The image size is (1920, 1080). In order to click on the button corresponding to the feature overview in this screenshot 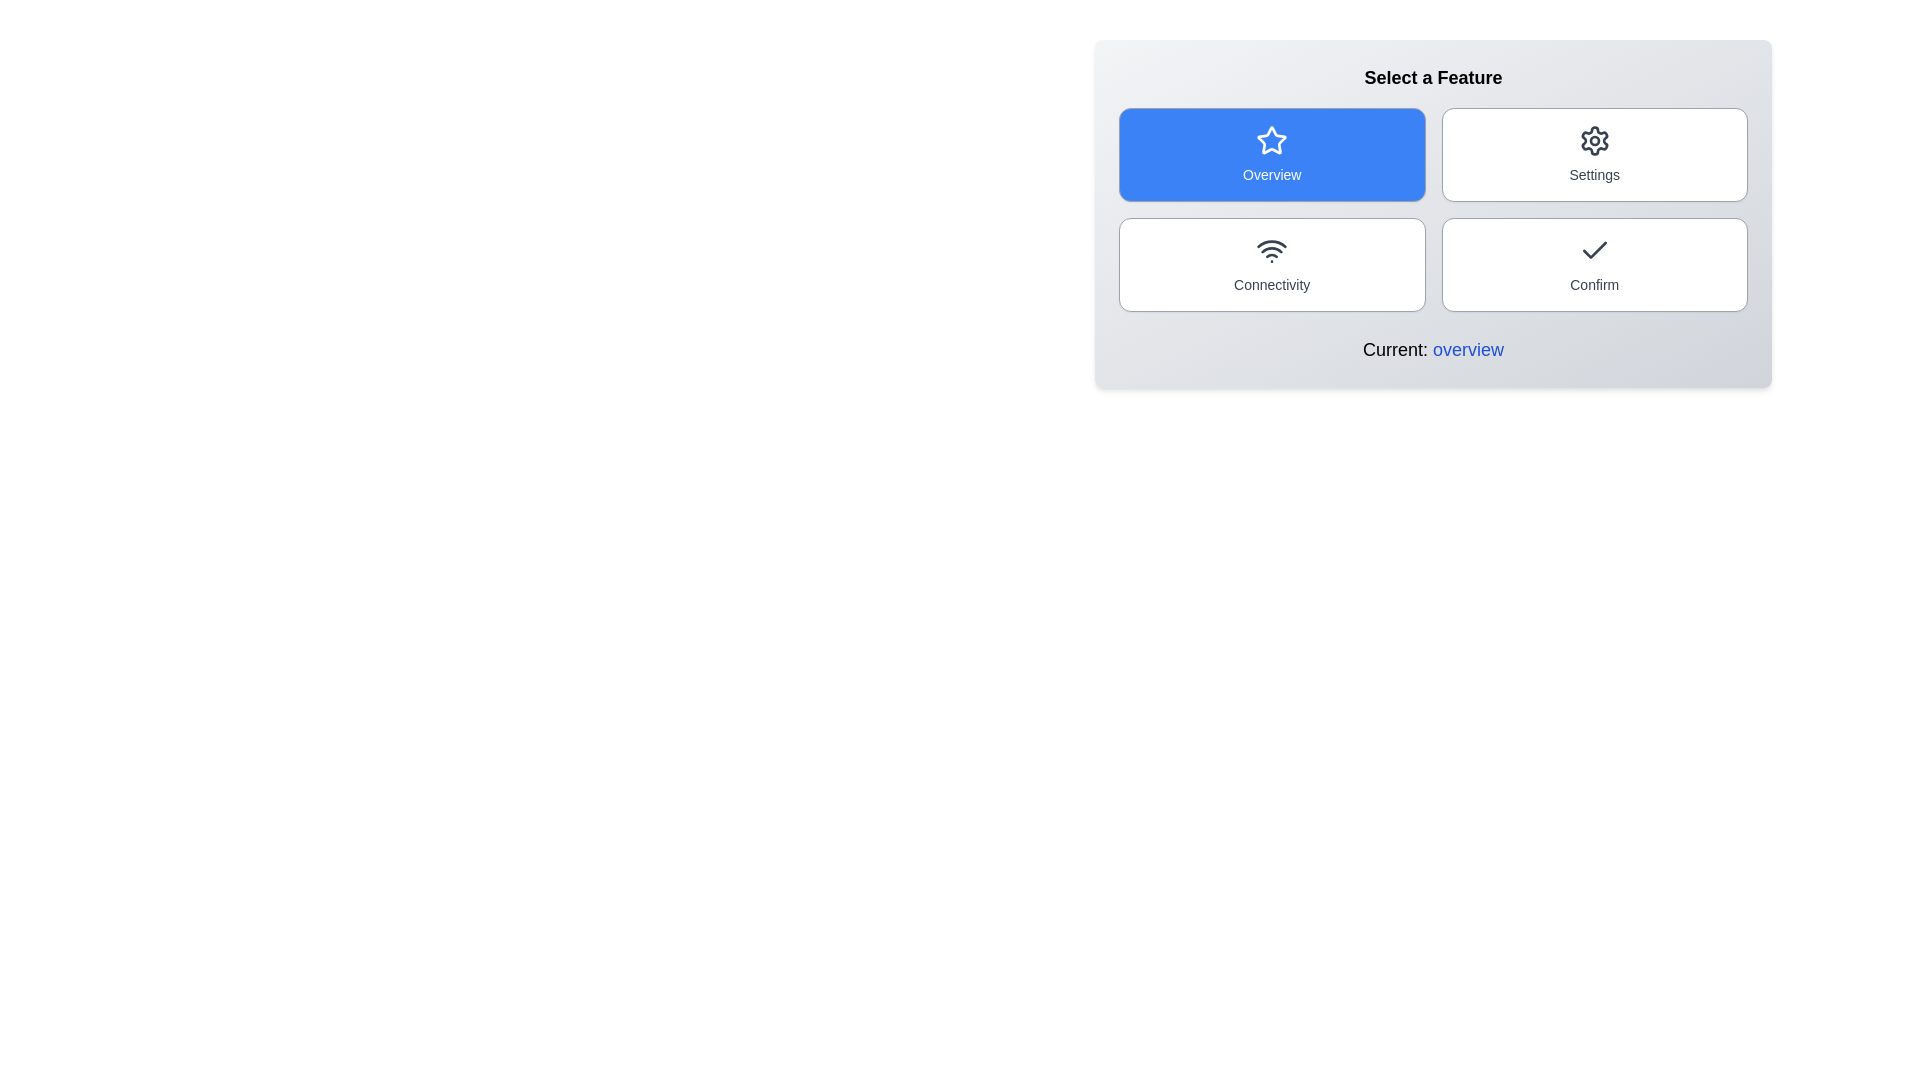, I will do `click(1271, 153)`.